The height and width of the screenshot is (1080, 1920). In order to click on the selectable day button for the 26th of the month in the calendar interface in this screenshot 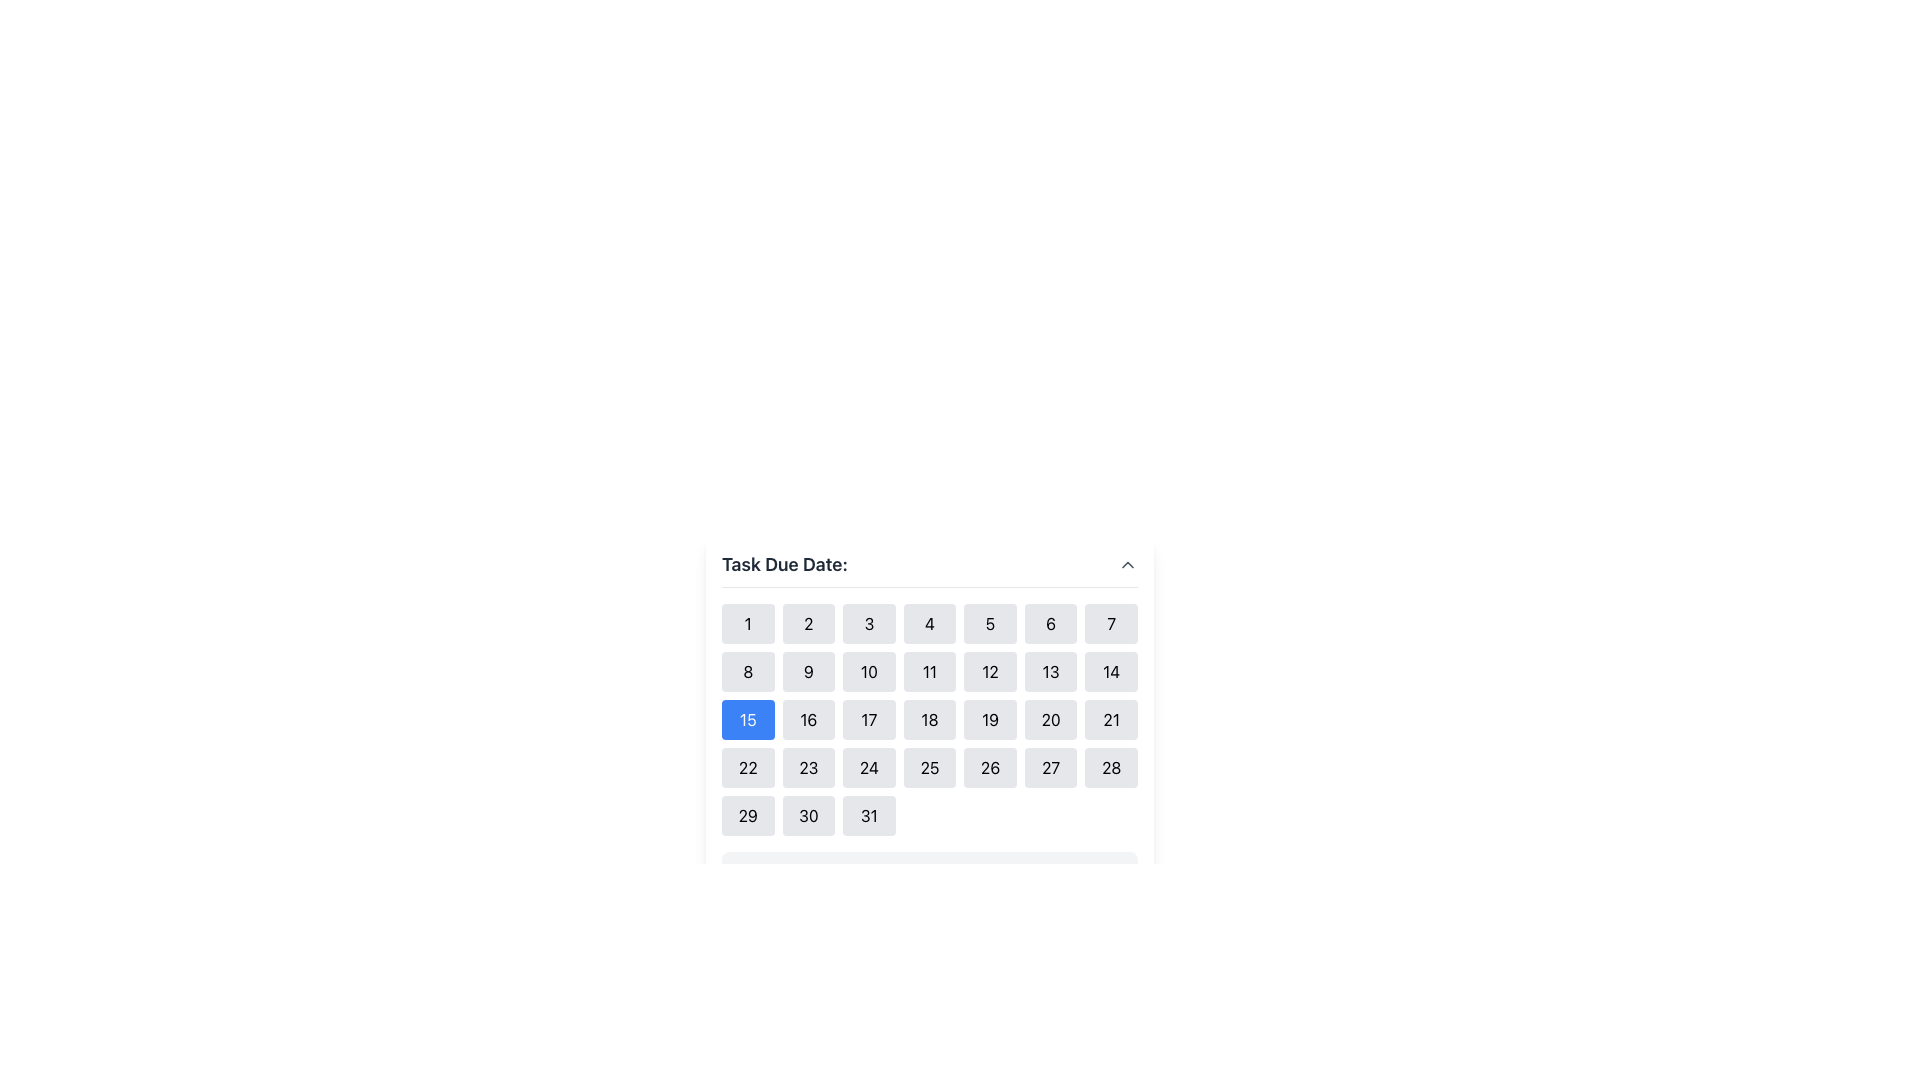, I will do `click(990, 766)`.